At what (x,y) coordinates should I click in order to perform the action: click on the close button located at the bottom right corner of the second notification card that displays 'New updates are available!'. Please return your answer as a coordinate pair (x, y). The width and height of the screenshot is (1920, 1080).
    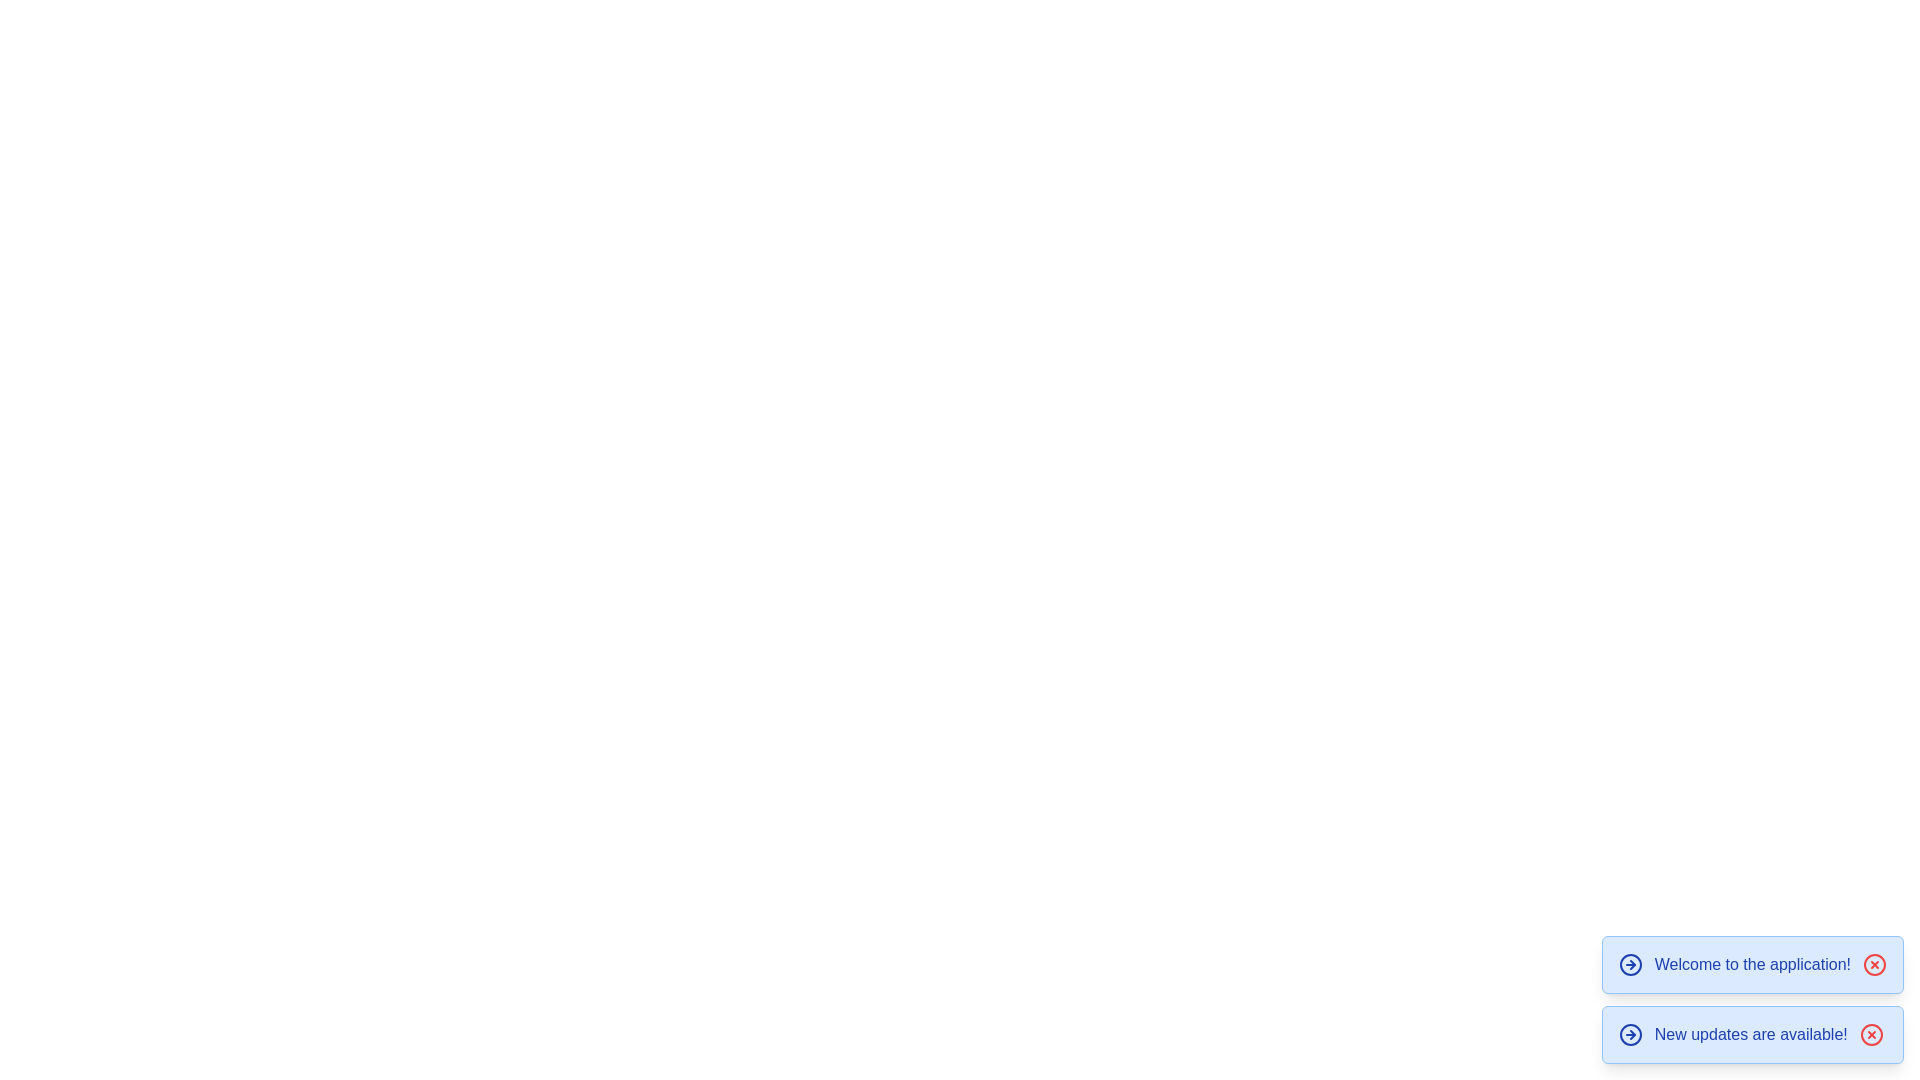
    Looking at the image, I should click on (1870, 1034).